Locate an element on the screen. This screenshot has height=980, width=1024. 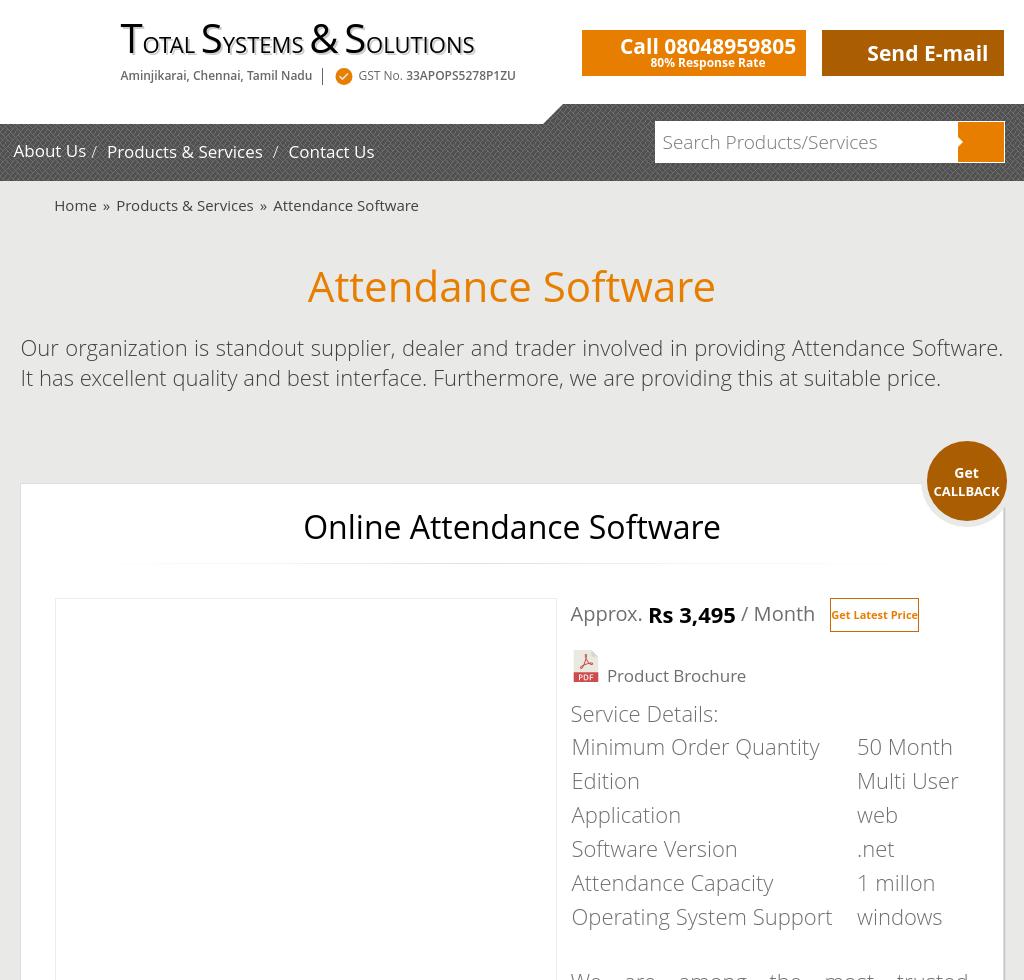
'Software Version' is located at coordinates (653, 847).